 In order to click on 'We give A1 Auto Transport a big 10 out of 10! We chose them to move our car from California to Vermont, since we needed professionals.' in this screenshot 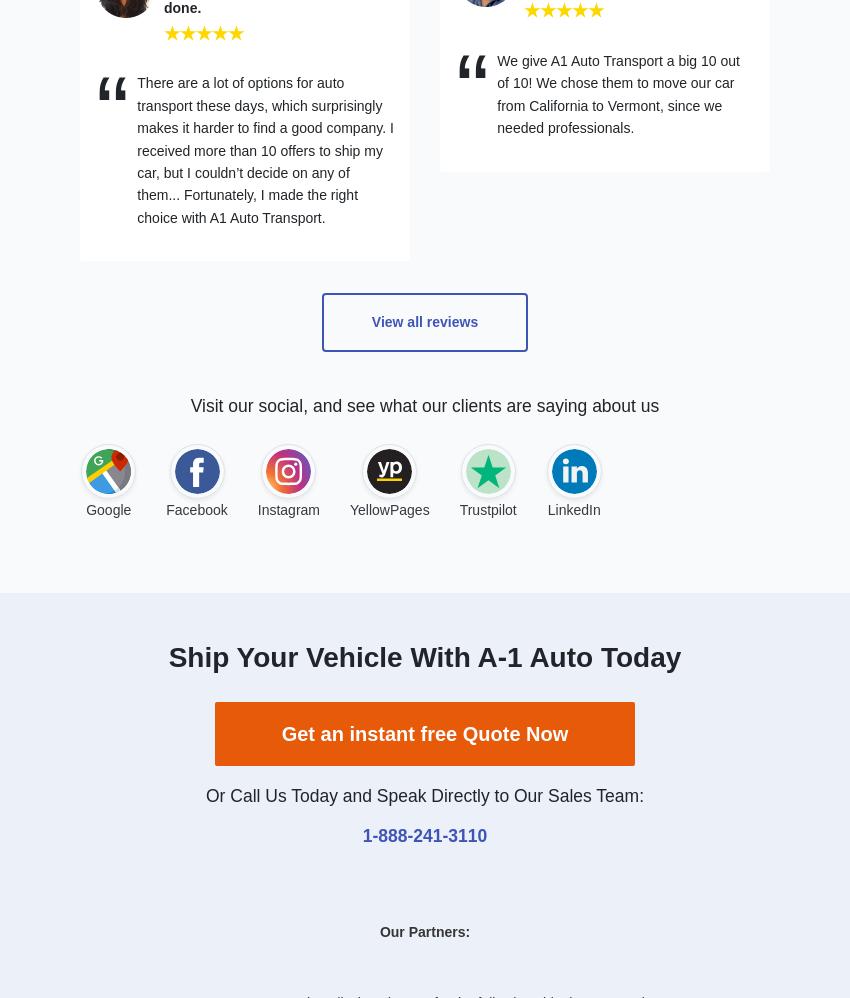, I will do `click(496, 93)`.